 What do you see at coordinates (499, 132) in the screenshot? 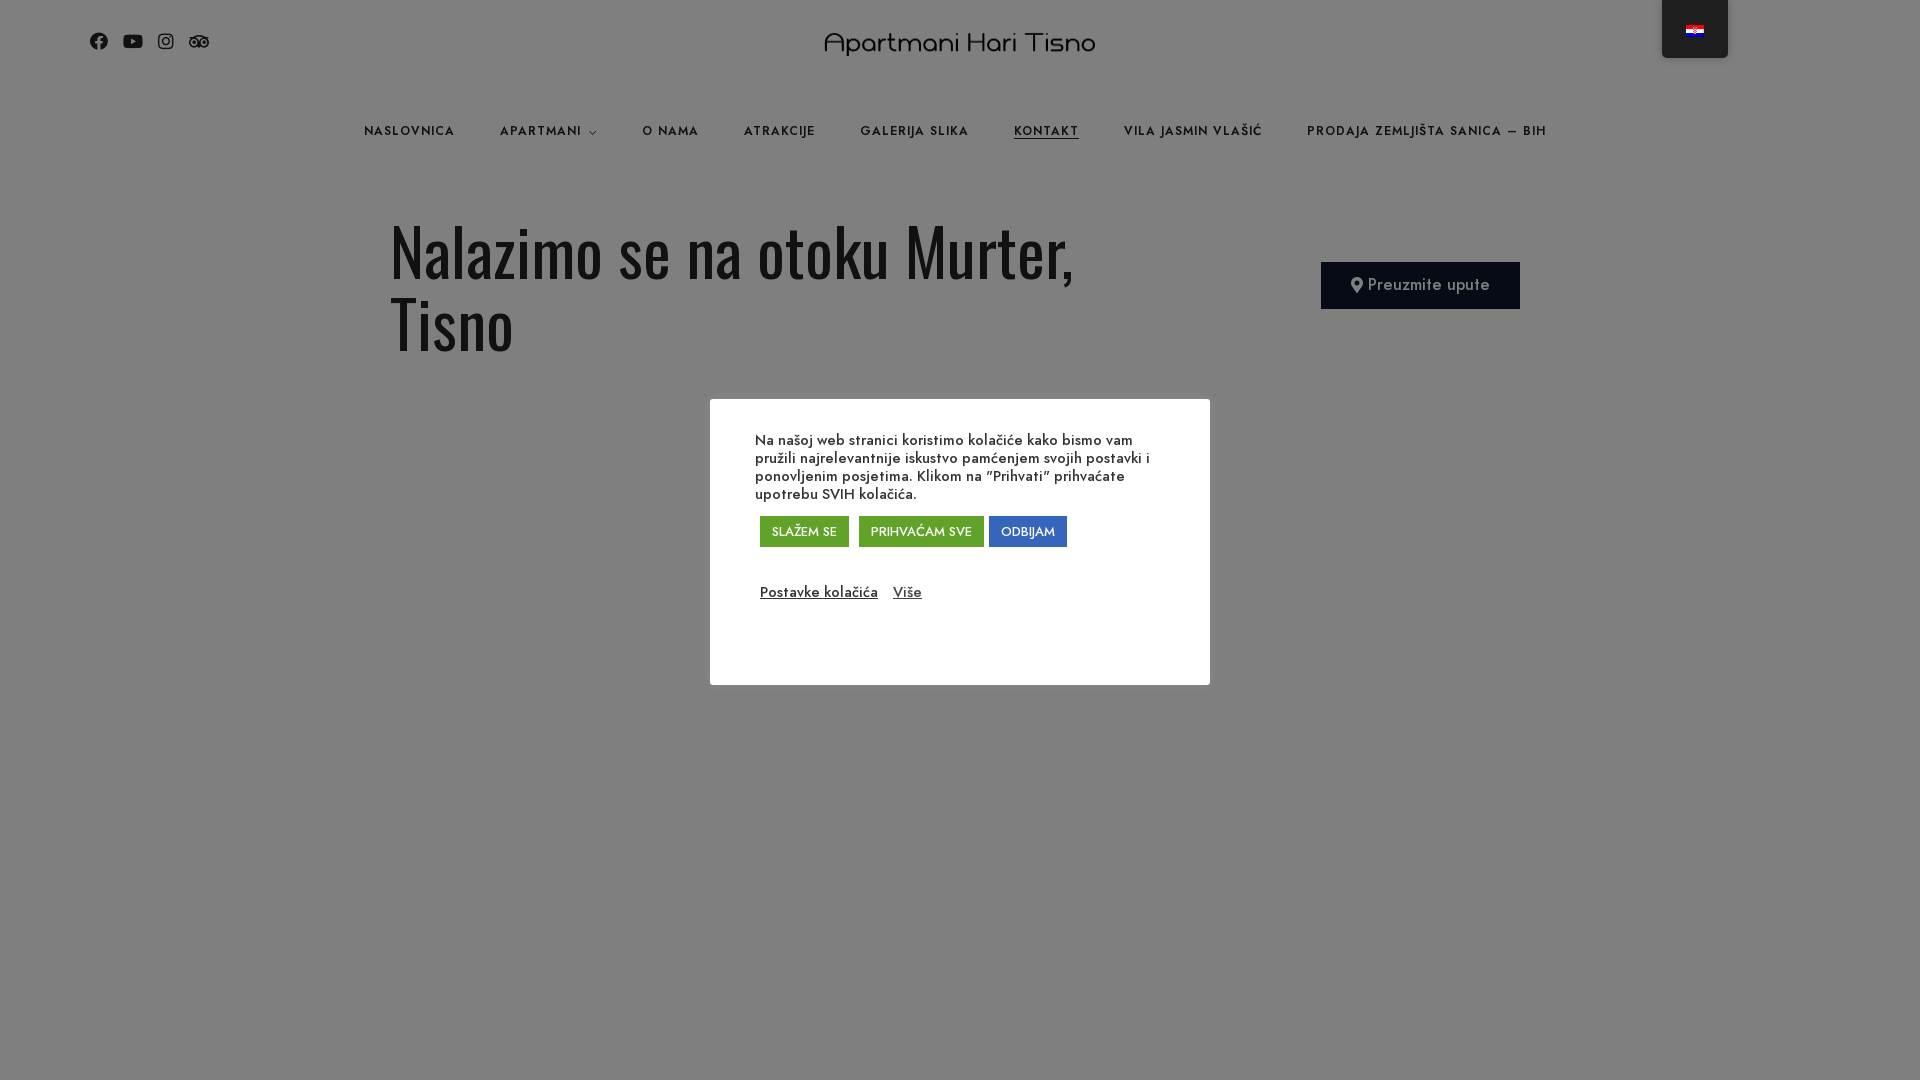
I see `'APARTMANI'` at bounding box center [499, 132].